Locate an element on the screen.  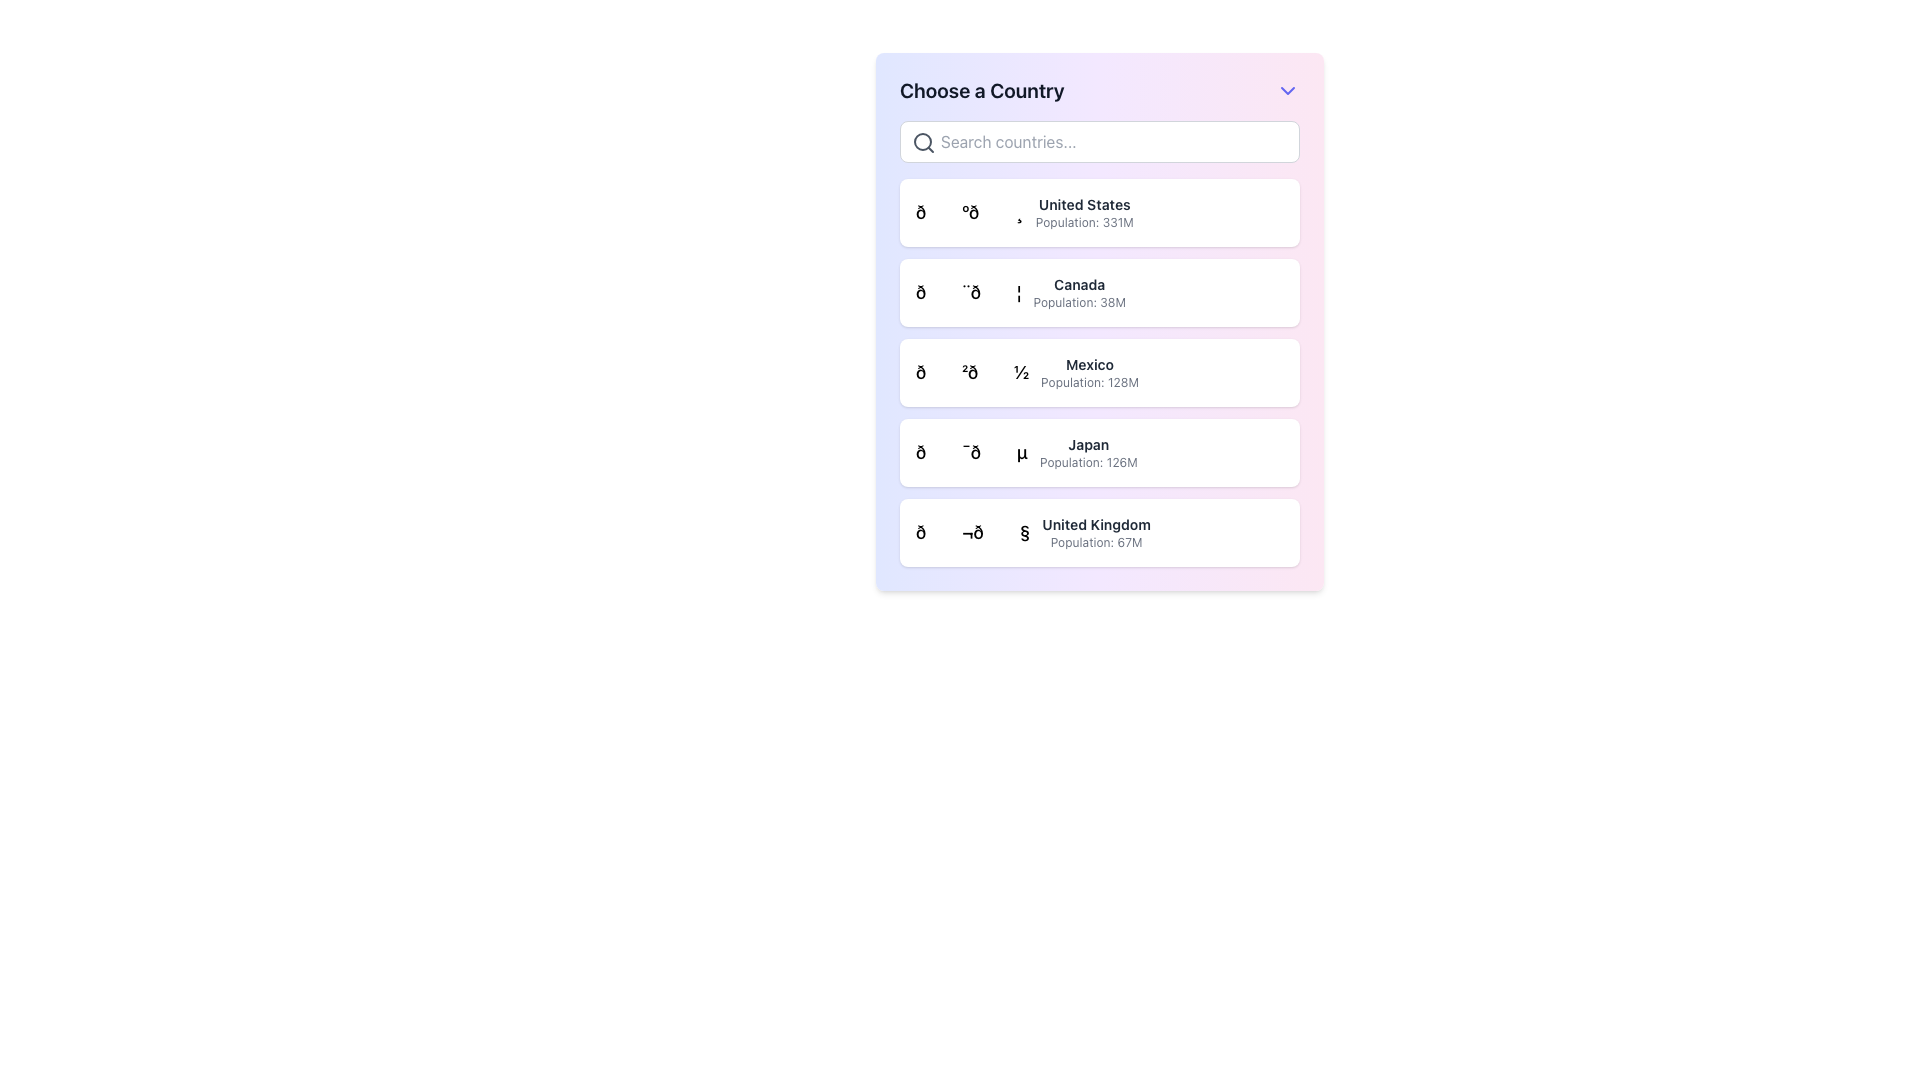
the fourth list item in the vertical list of country blocks that displays 'Japan' with a white background and rounded corners is located at coordinates (1098, 452).